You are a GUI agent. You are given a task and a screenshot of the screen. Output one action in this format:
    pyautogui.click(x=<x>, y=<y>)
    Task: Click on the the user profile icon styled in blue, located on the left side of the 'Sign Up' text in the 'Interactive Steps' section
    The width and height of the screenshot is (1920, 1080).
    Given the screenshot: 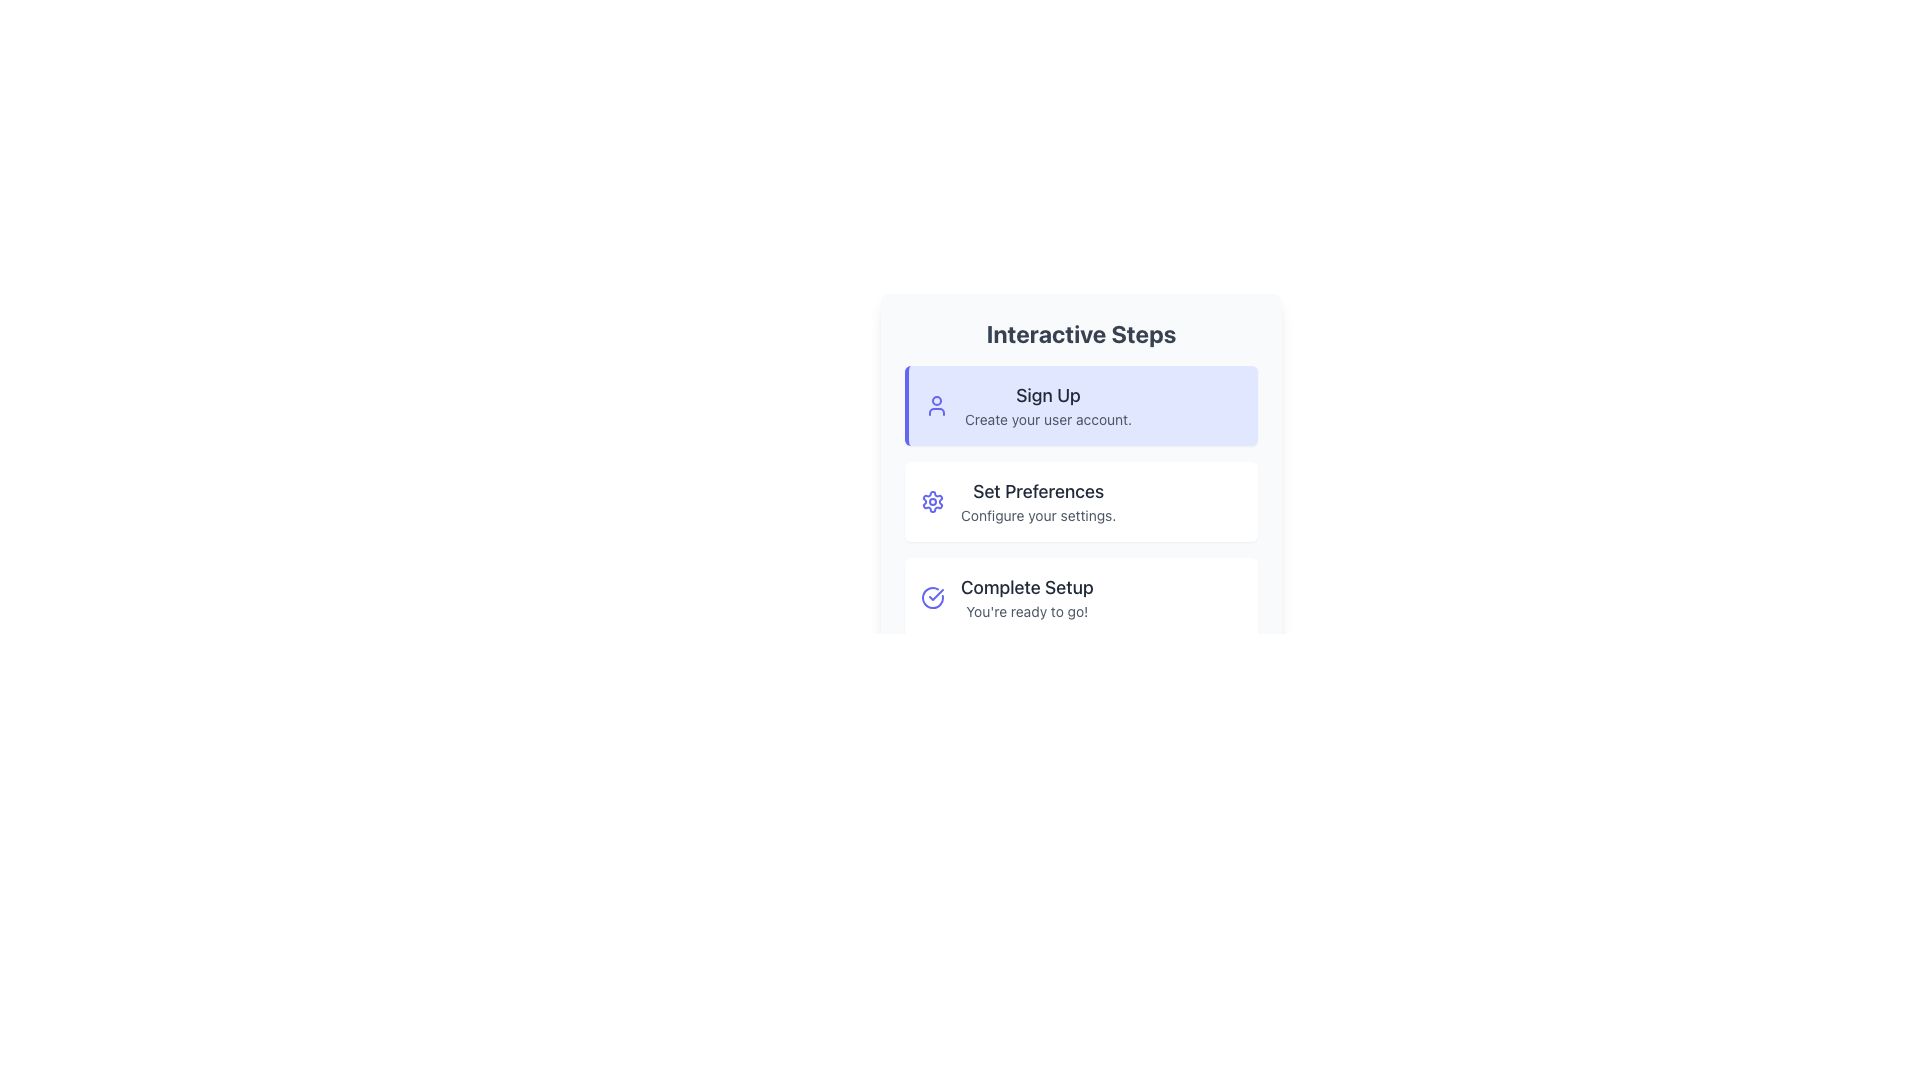 What is the action you would take?
    pyautogui.click(x=935, y=405)
    